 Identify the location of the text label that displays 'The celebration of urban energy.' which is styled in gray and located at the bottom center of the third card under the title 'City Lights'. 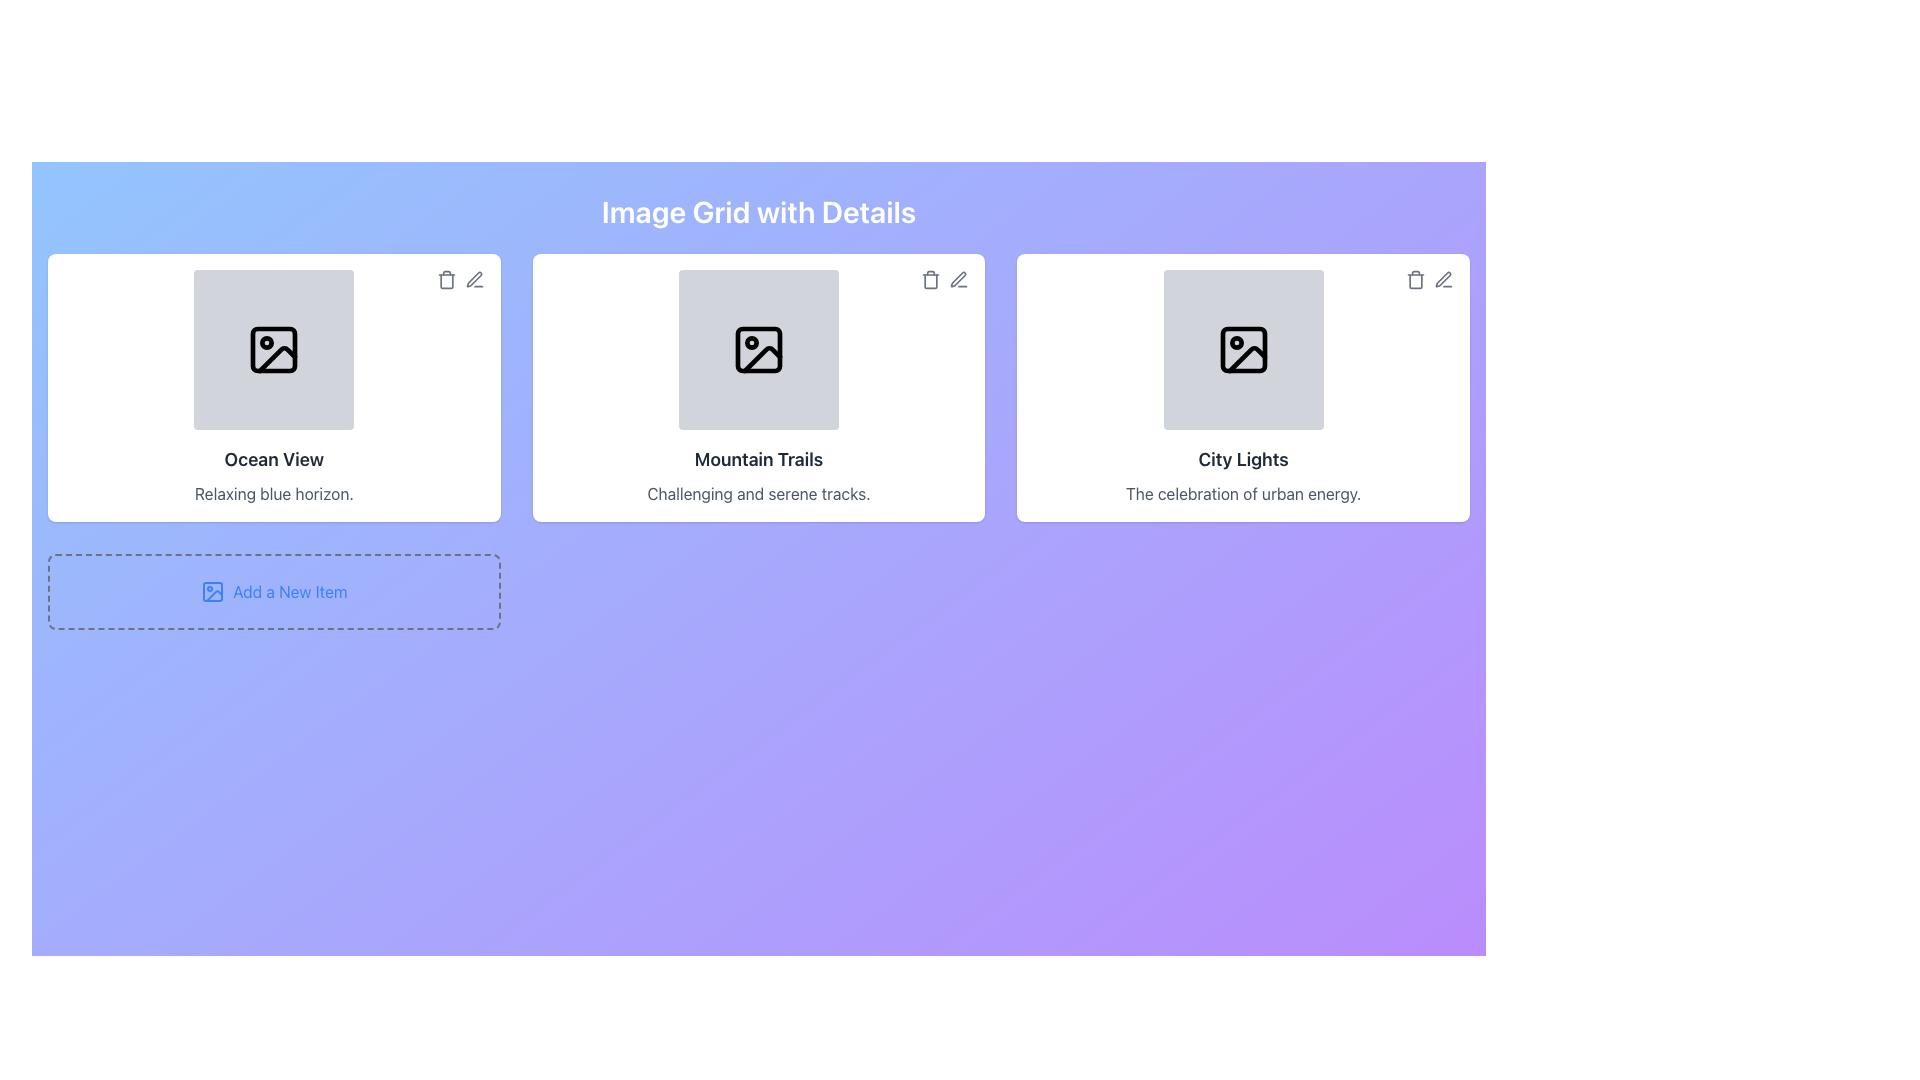
(1242, 493).